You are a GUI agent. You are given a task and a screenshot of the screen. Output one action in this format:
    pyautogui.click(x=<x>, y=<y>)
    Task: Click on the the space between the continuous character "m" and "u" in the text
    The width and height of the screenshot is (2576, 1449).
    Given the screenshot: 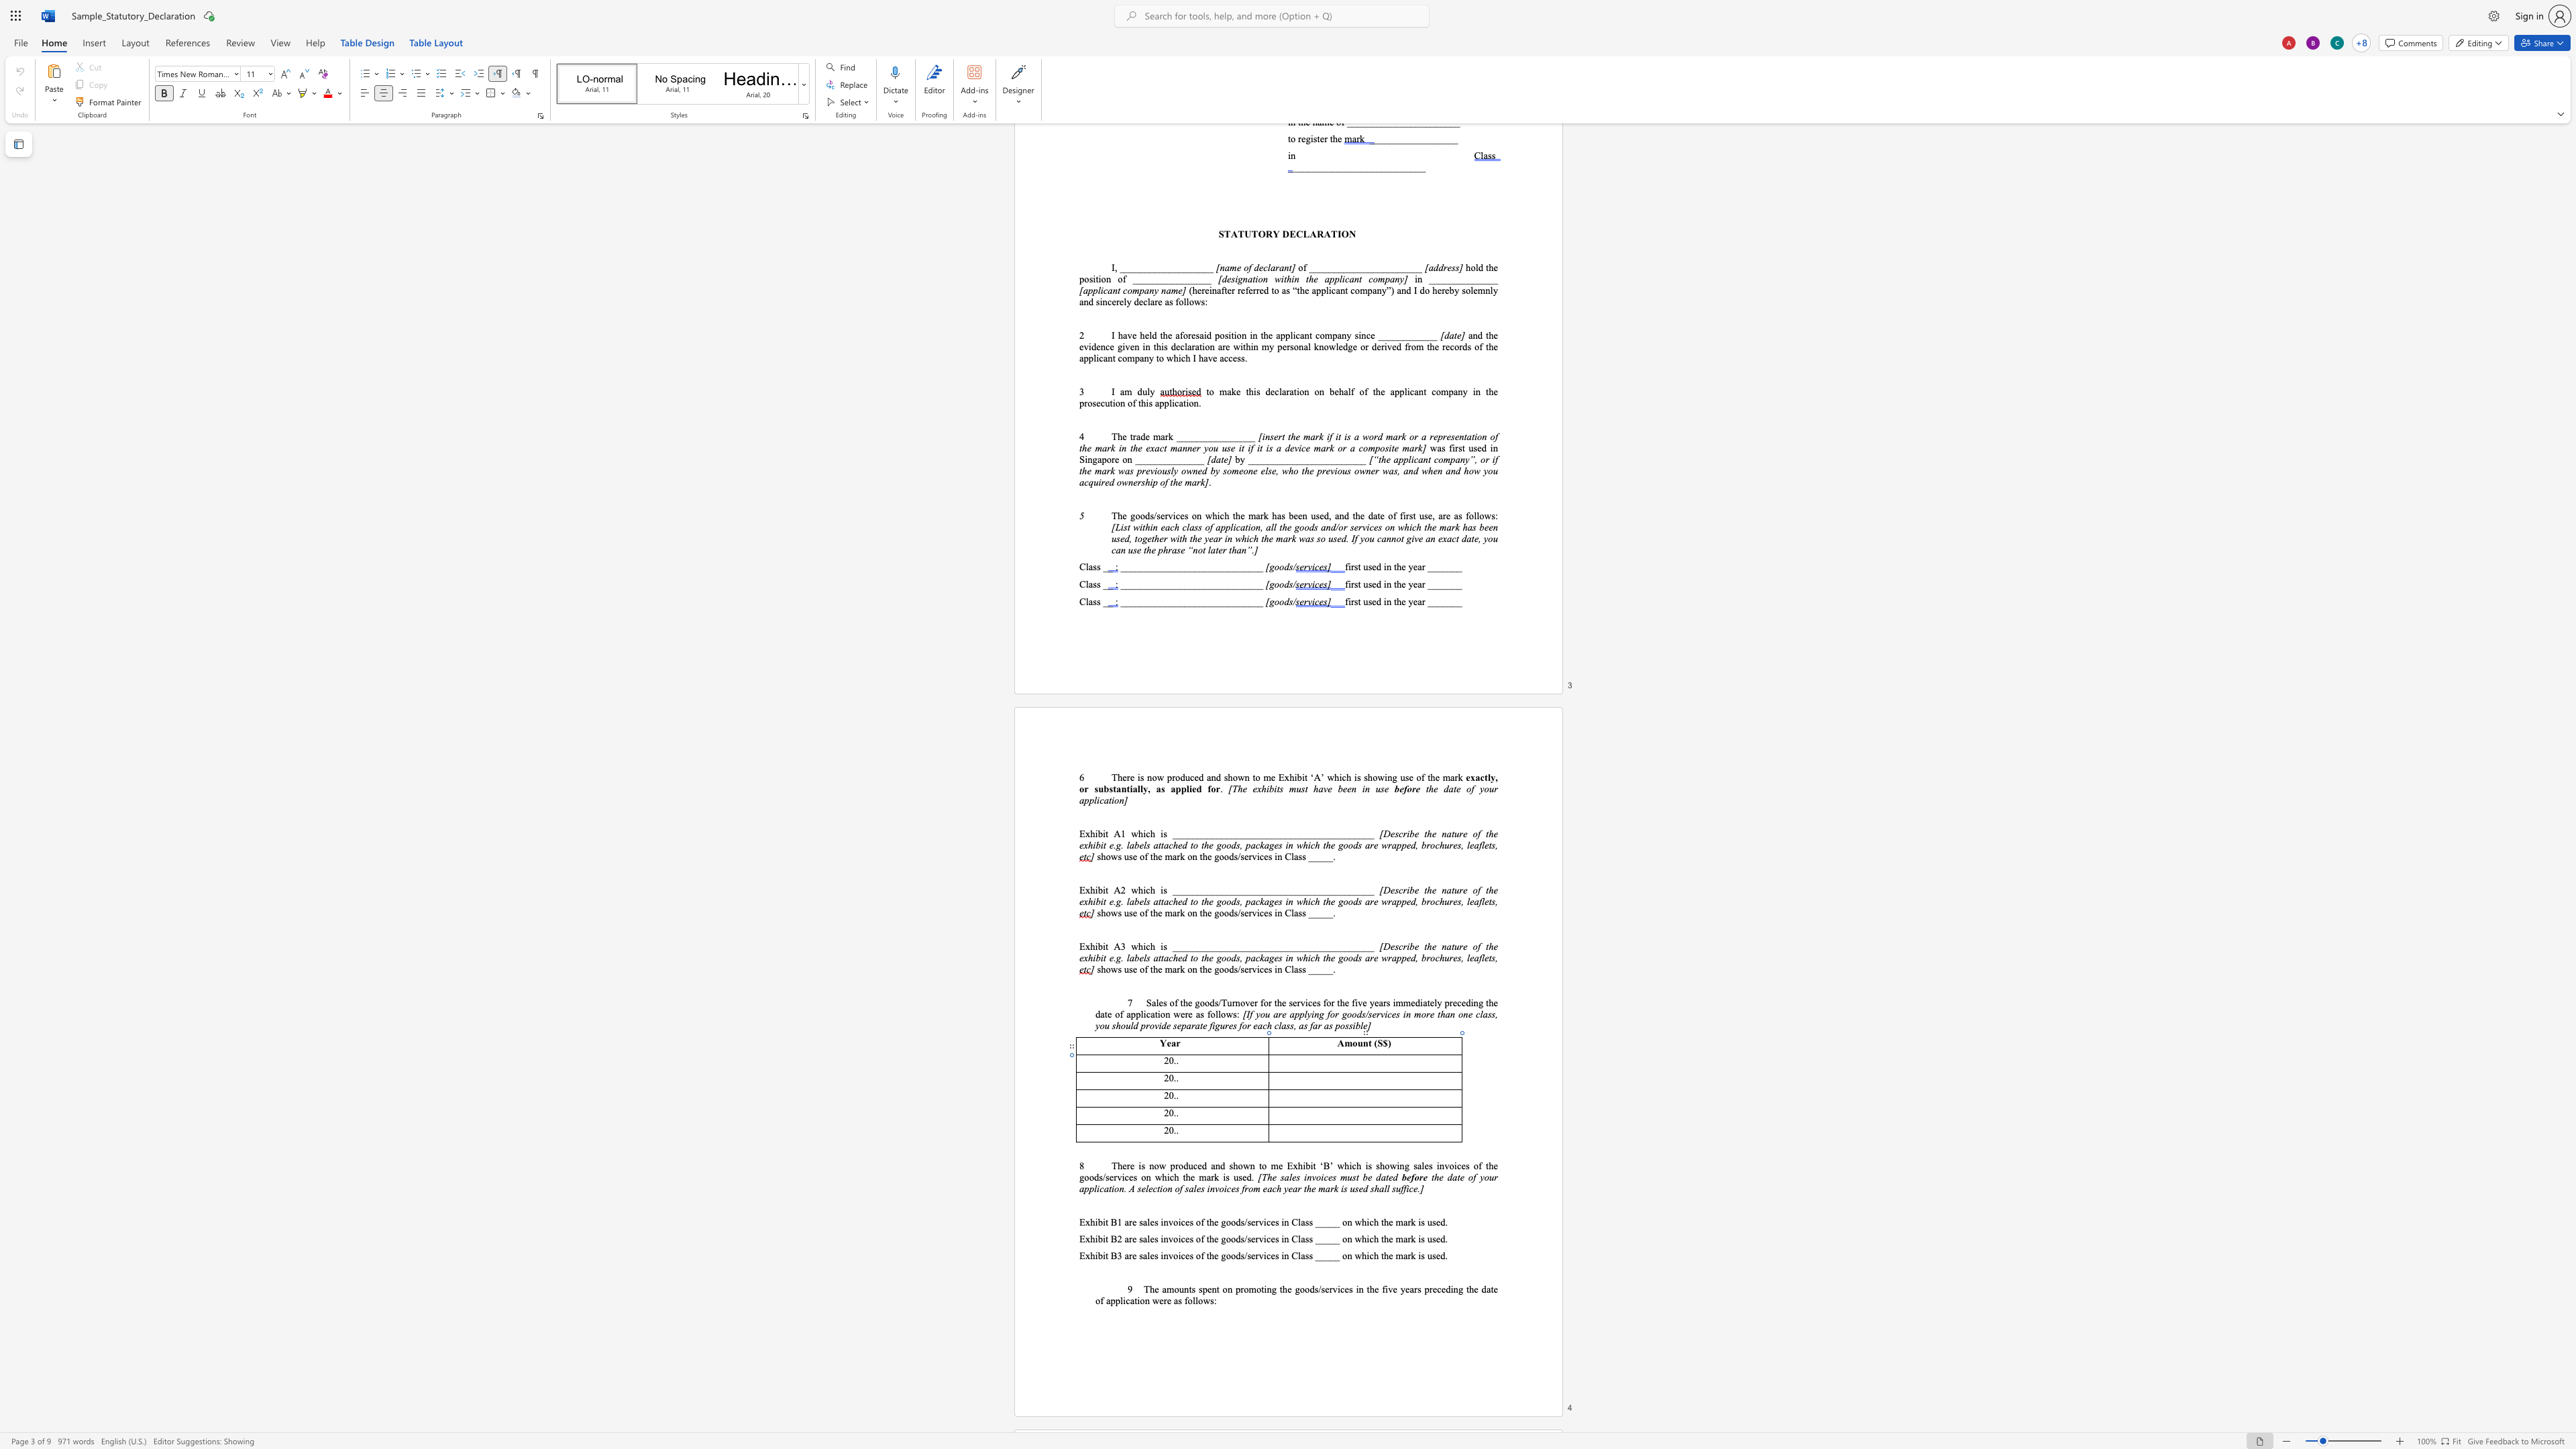 What is the action you would take?
    pyautogui.click(x=1345, y=1177)
    